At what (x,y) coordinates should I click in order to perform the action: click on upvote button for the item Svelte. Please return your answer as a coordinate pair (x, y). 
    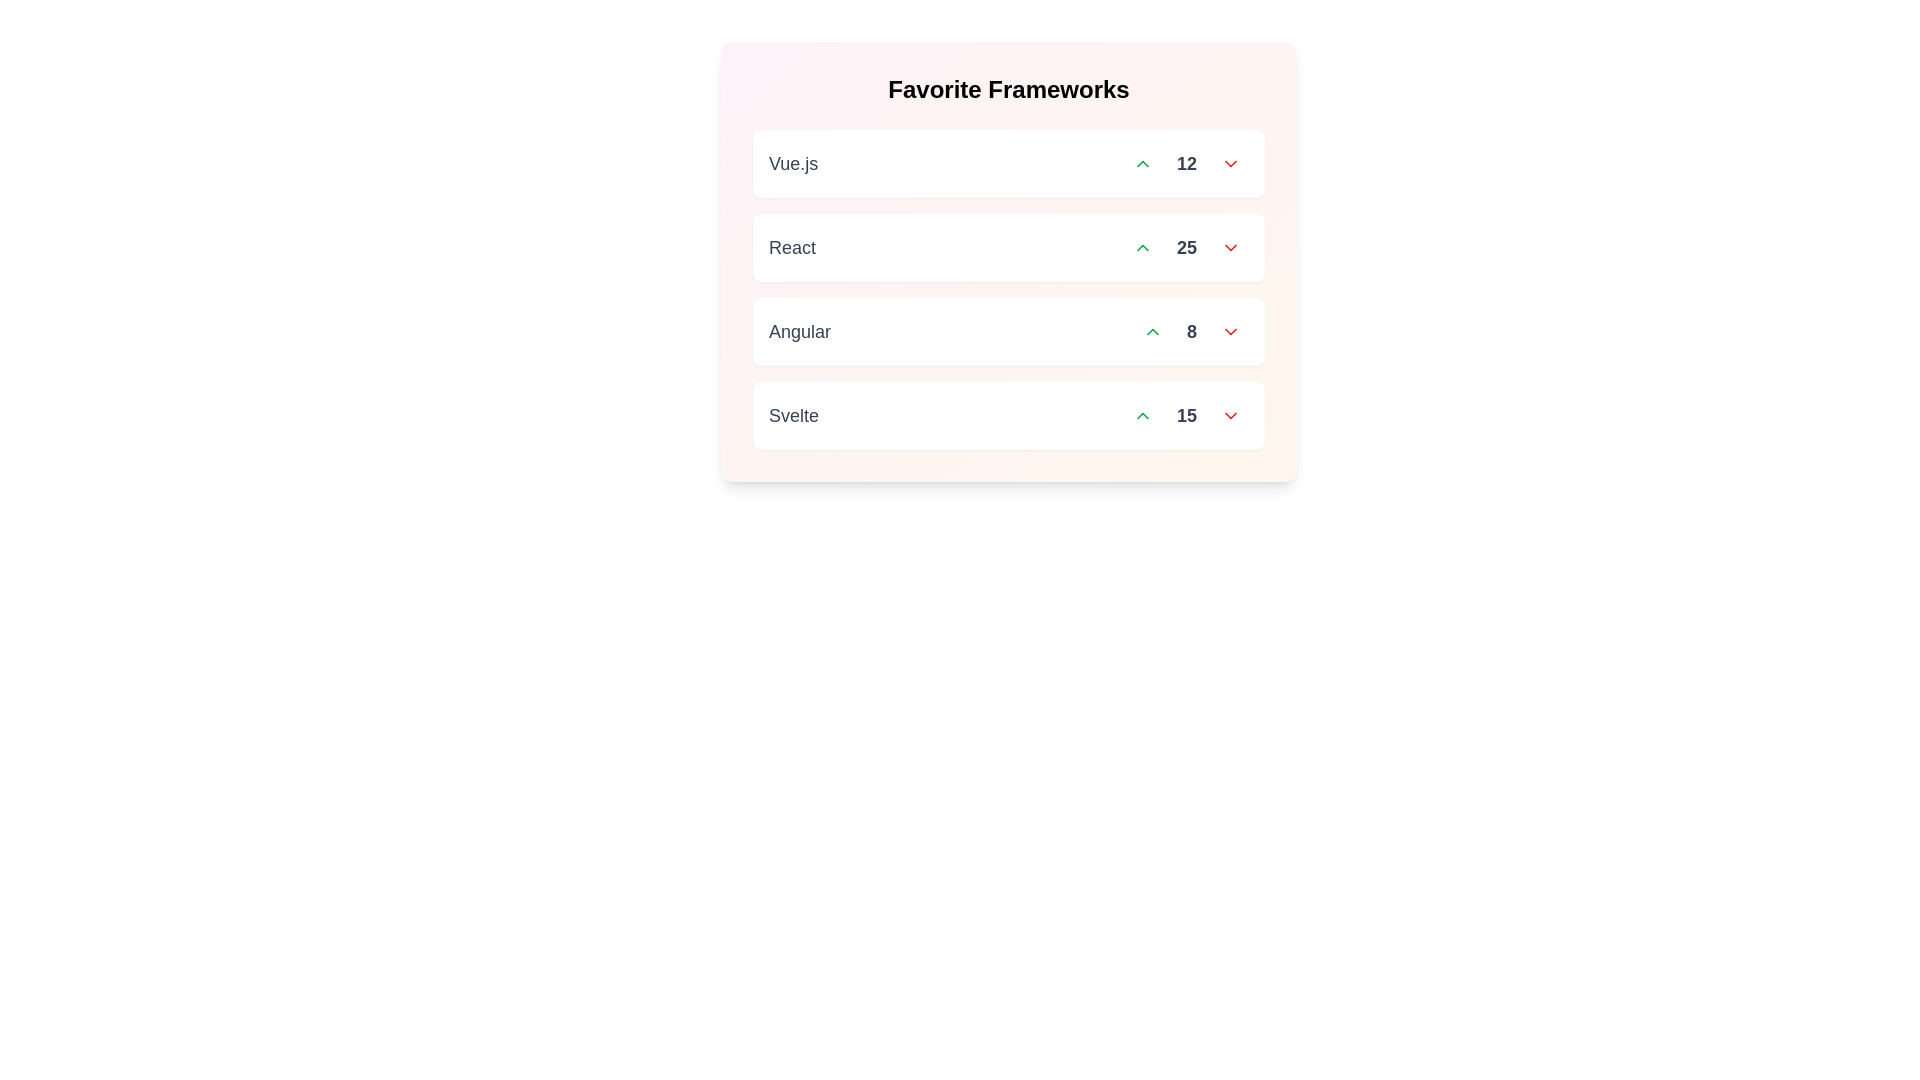
    Looking at the image, I should click on (1142, 415).